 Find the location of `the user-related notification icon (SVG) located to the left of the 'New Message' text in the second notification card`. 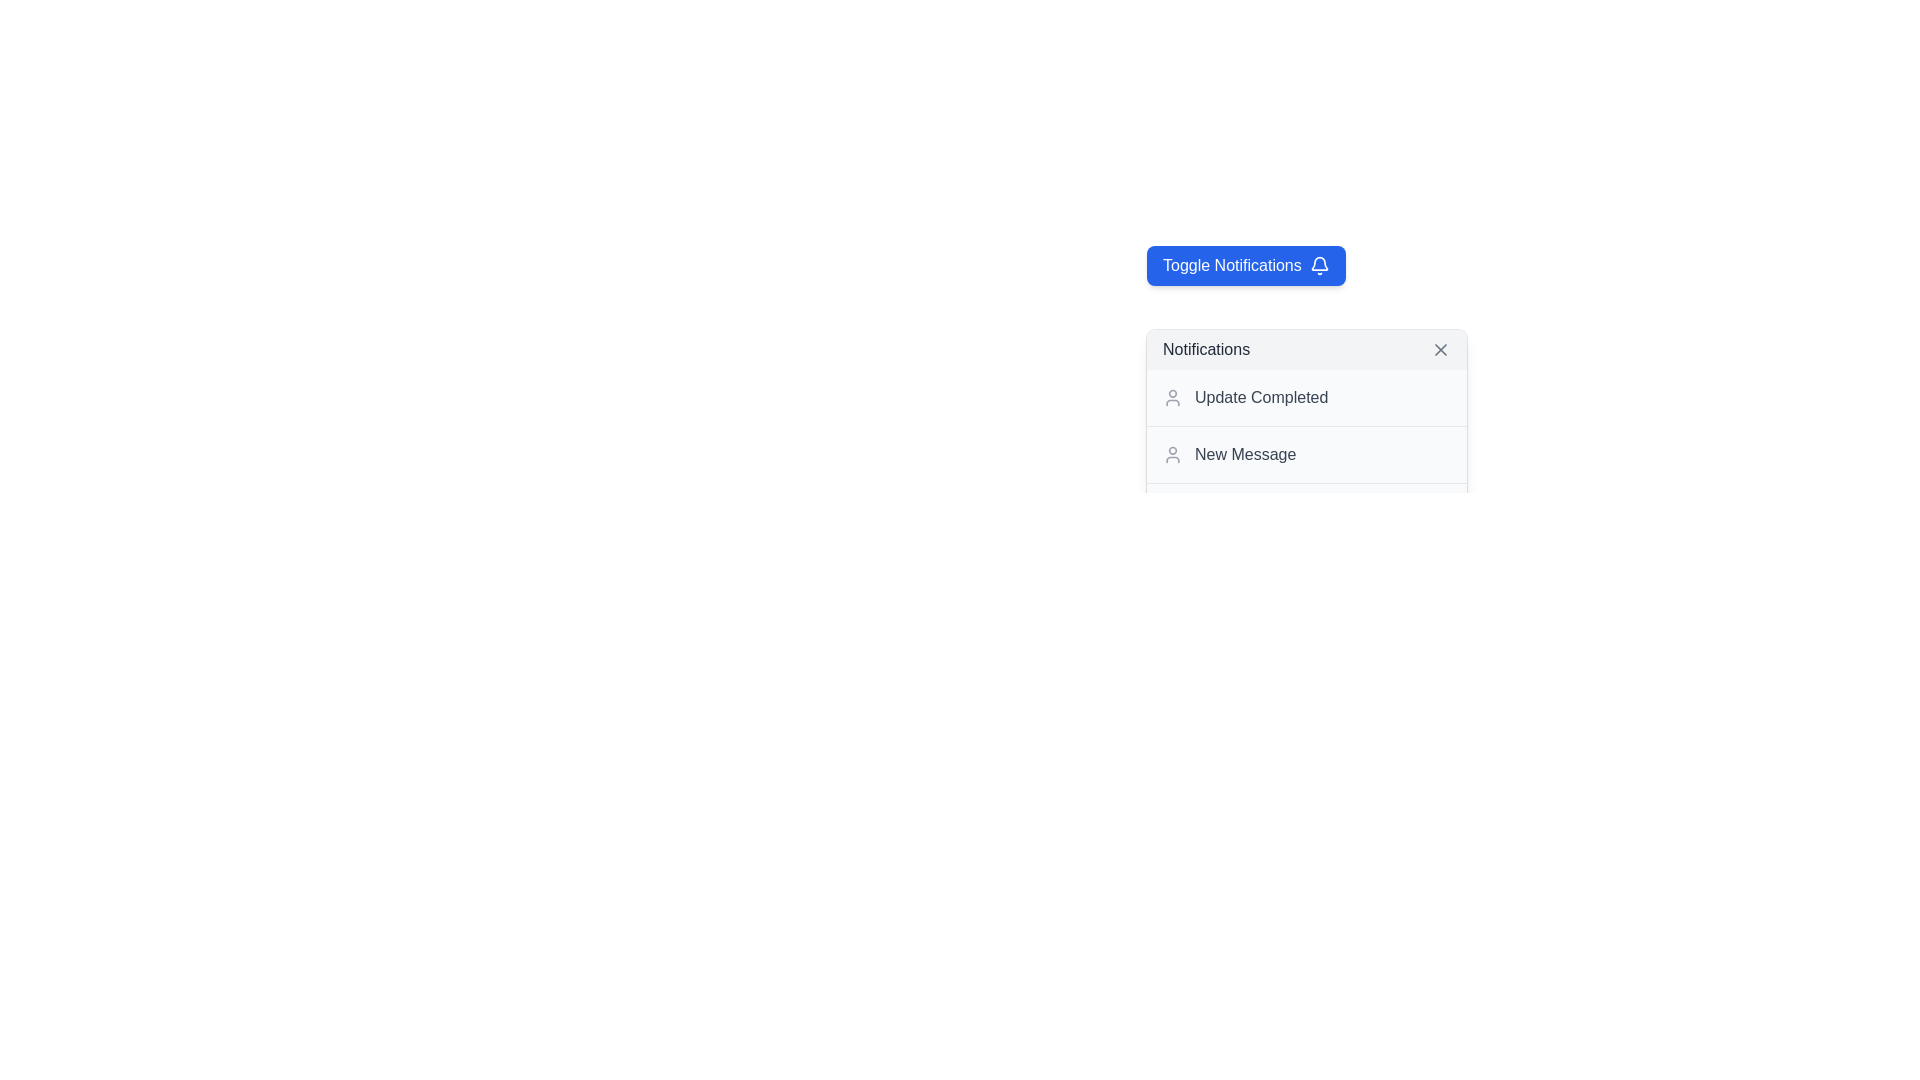

the user-related notification icon (SVG) located to the left of the 'New Message' text in the second notification card is located at coordinates (1172, 455).